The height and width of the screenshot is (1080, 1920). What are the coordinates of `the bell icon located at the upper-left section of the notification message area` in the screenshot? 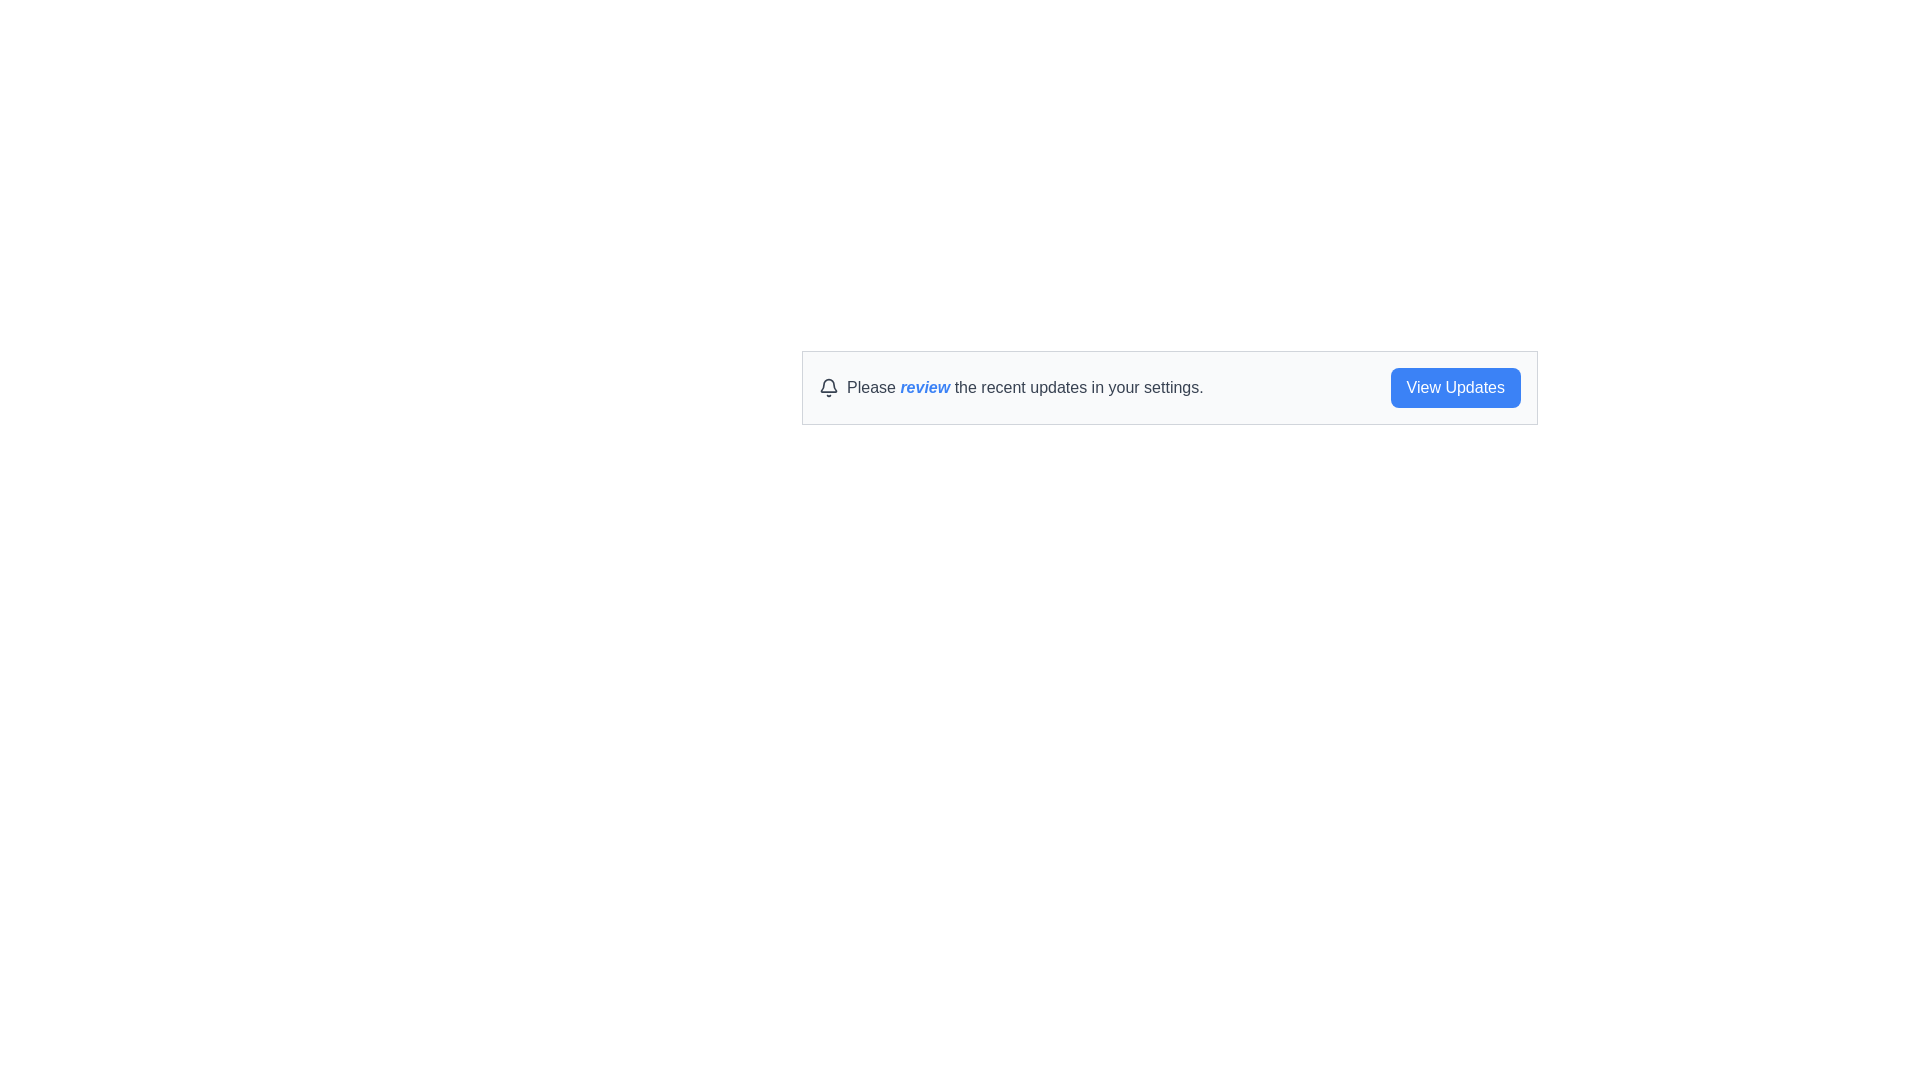 It's located at (829, 388).